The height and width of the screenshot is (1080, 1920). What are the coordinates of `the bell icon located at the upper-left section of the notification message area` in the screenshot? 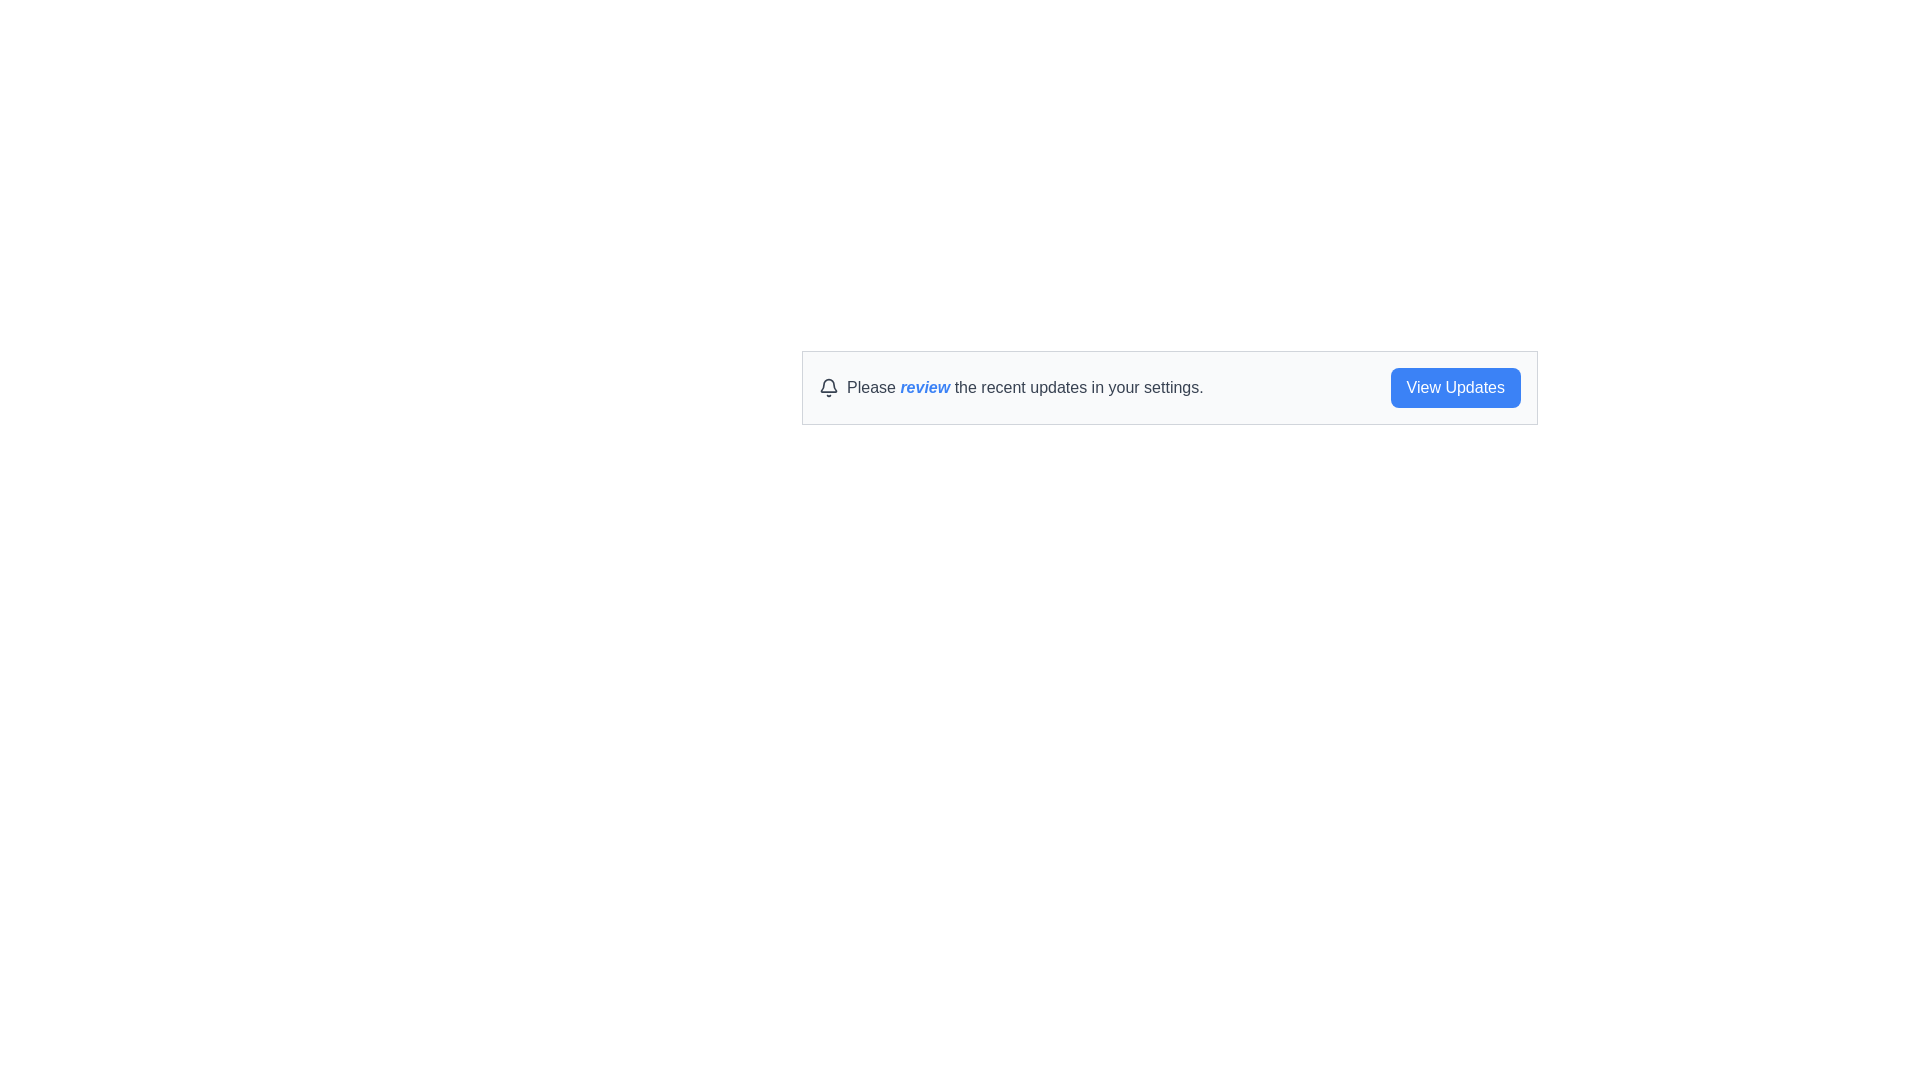 It's located at (829, 388).